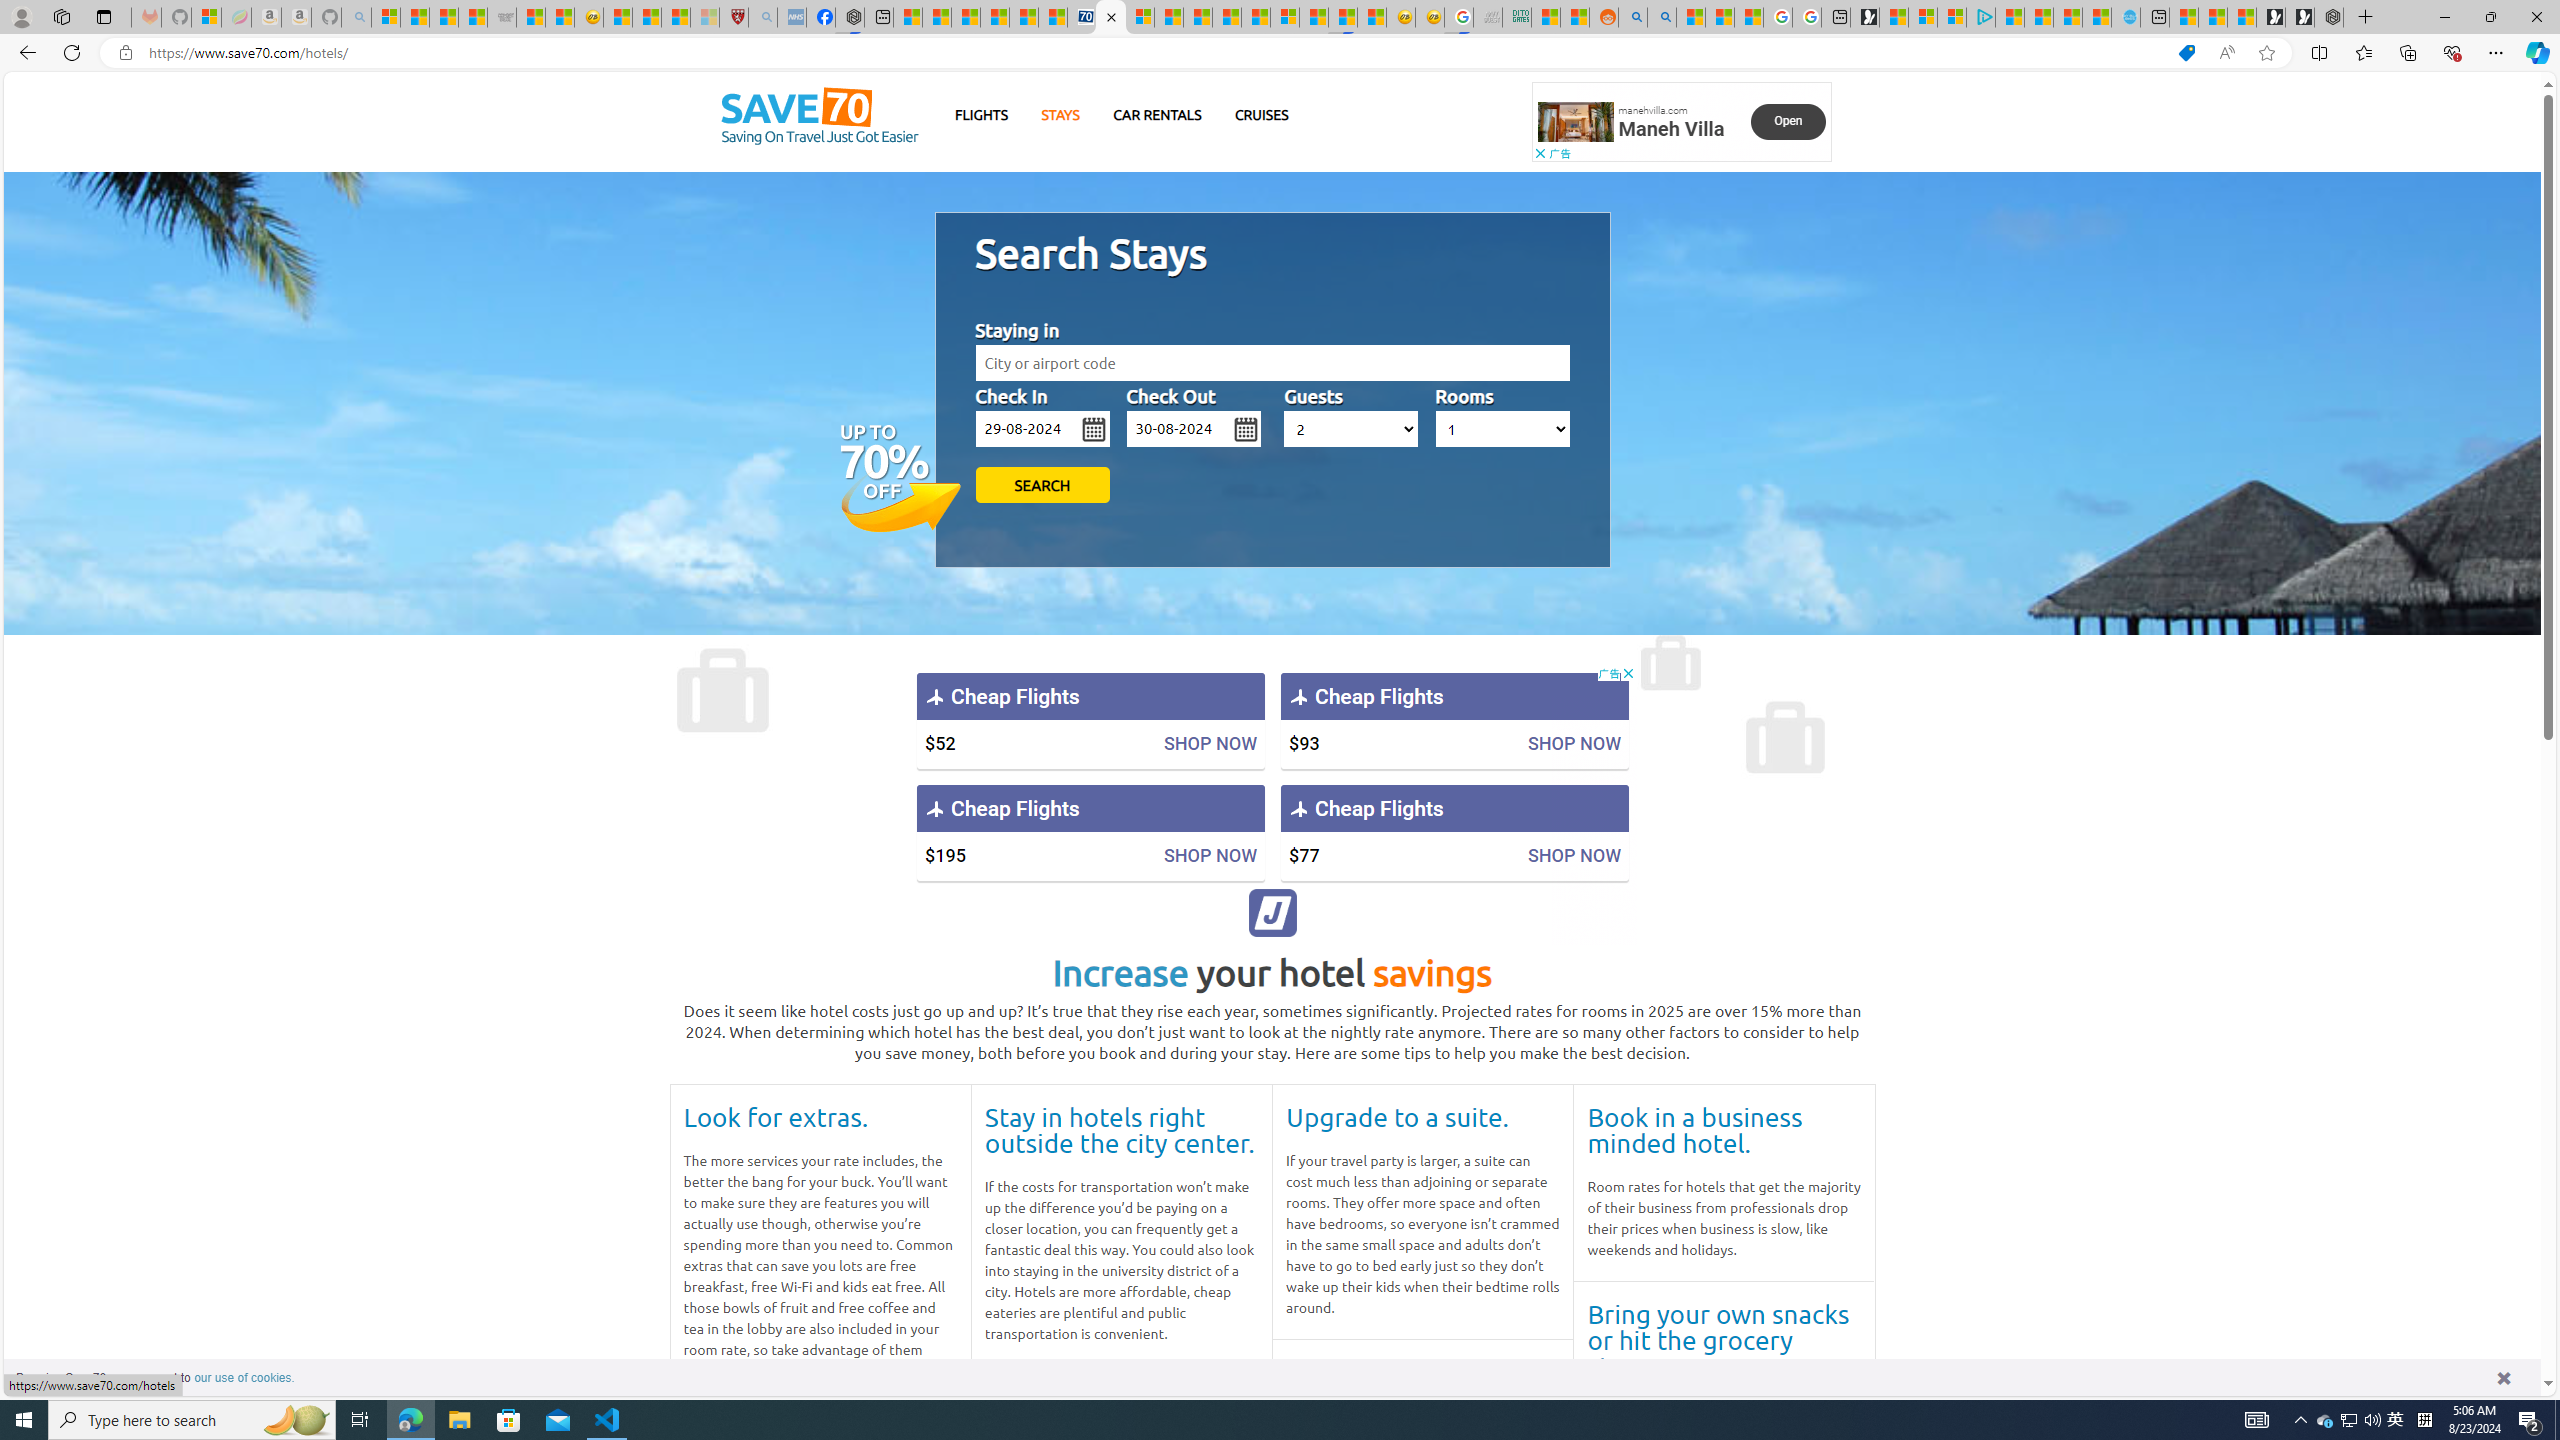  I want to click on 'AutomationID: hotels_rooms', so click(1501, 428).